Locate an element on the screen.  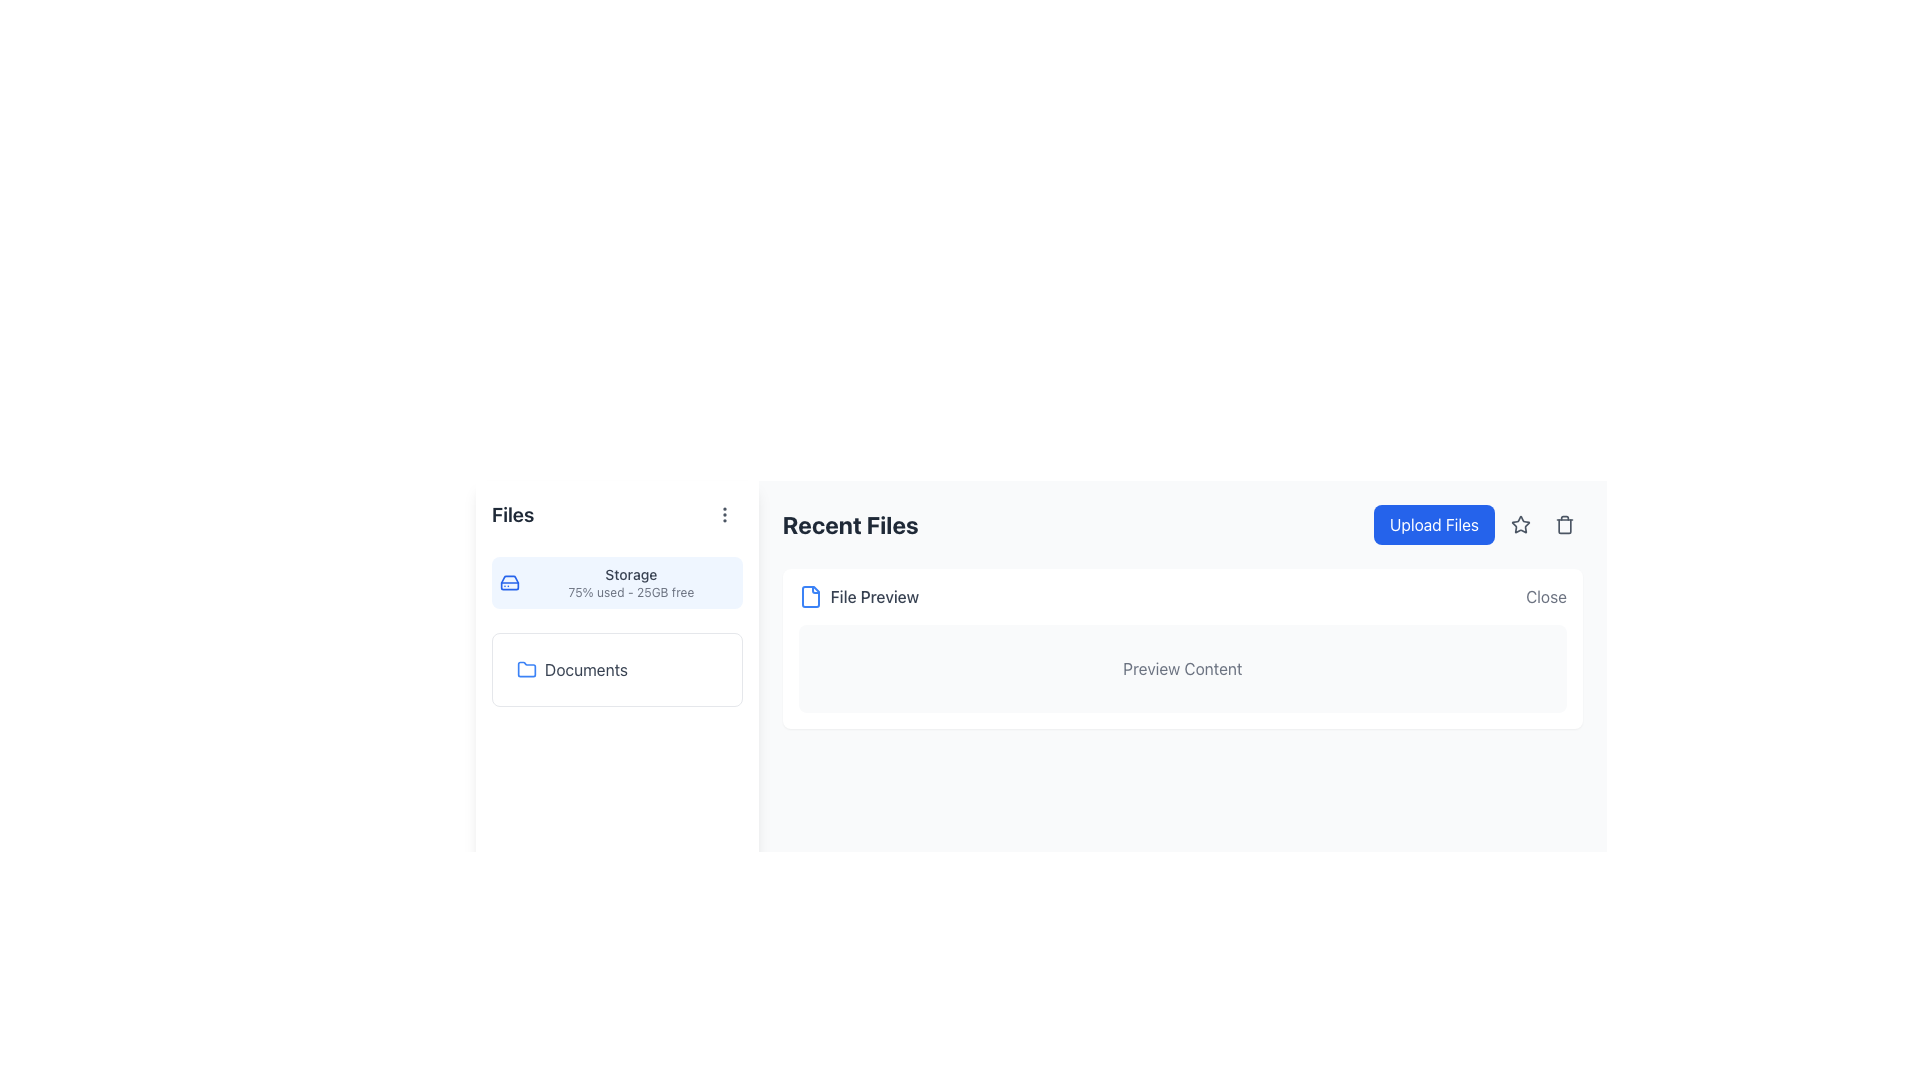
the blue document-like icon located in the 'Recent Files' section, positioned just to the left of 'File Preview' is located at coordinates (810, 596).